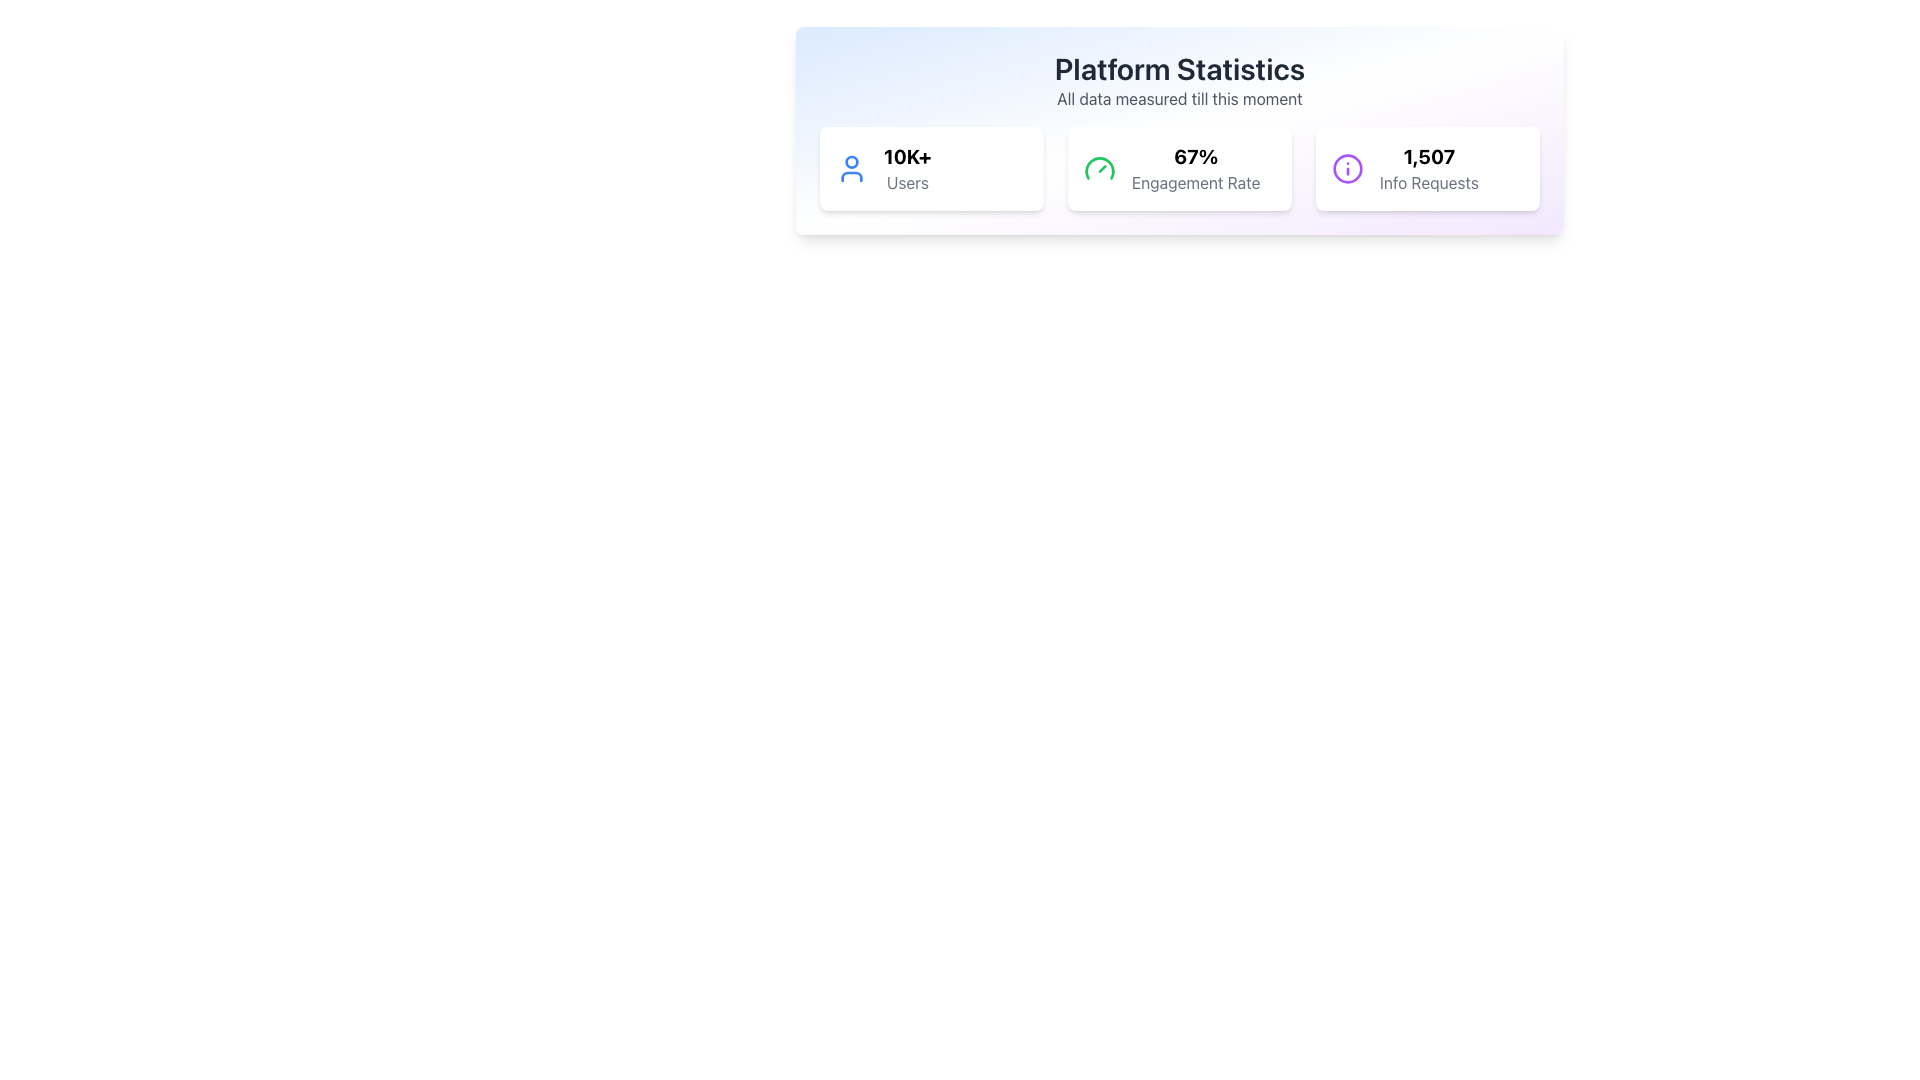  Describe the element at coordinates (906, 156) in the screenshot. I see `the bold text label displaying '10K+' which indicates user statistics, positioned above the text 'Users' and aligned with a person icon` at that location.